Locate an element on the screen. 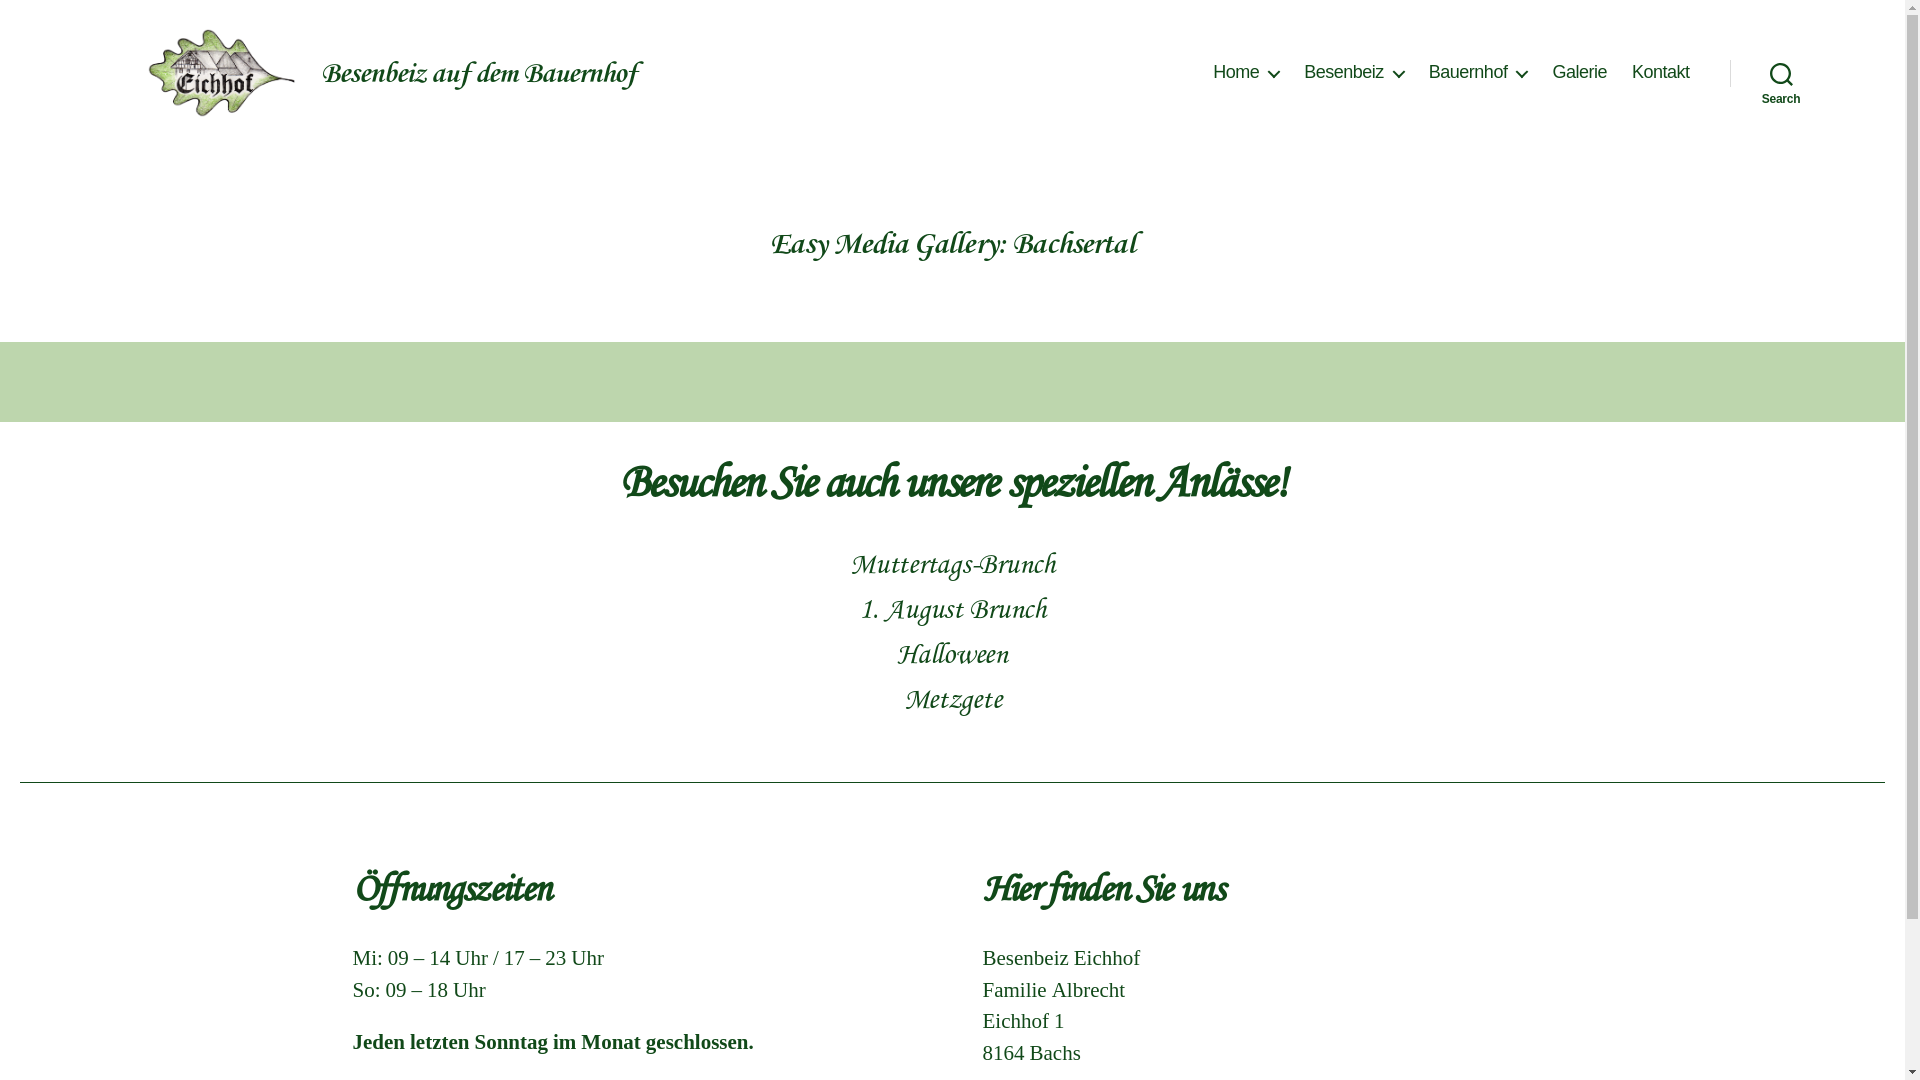  'Kontakt' is located at coordinates (1660, 72).